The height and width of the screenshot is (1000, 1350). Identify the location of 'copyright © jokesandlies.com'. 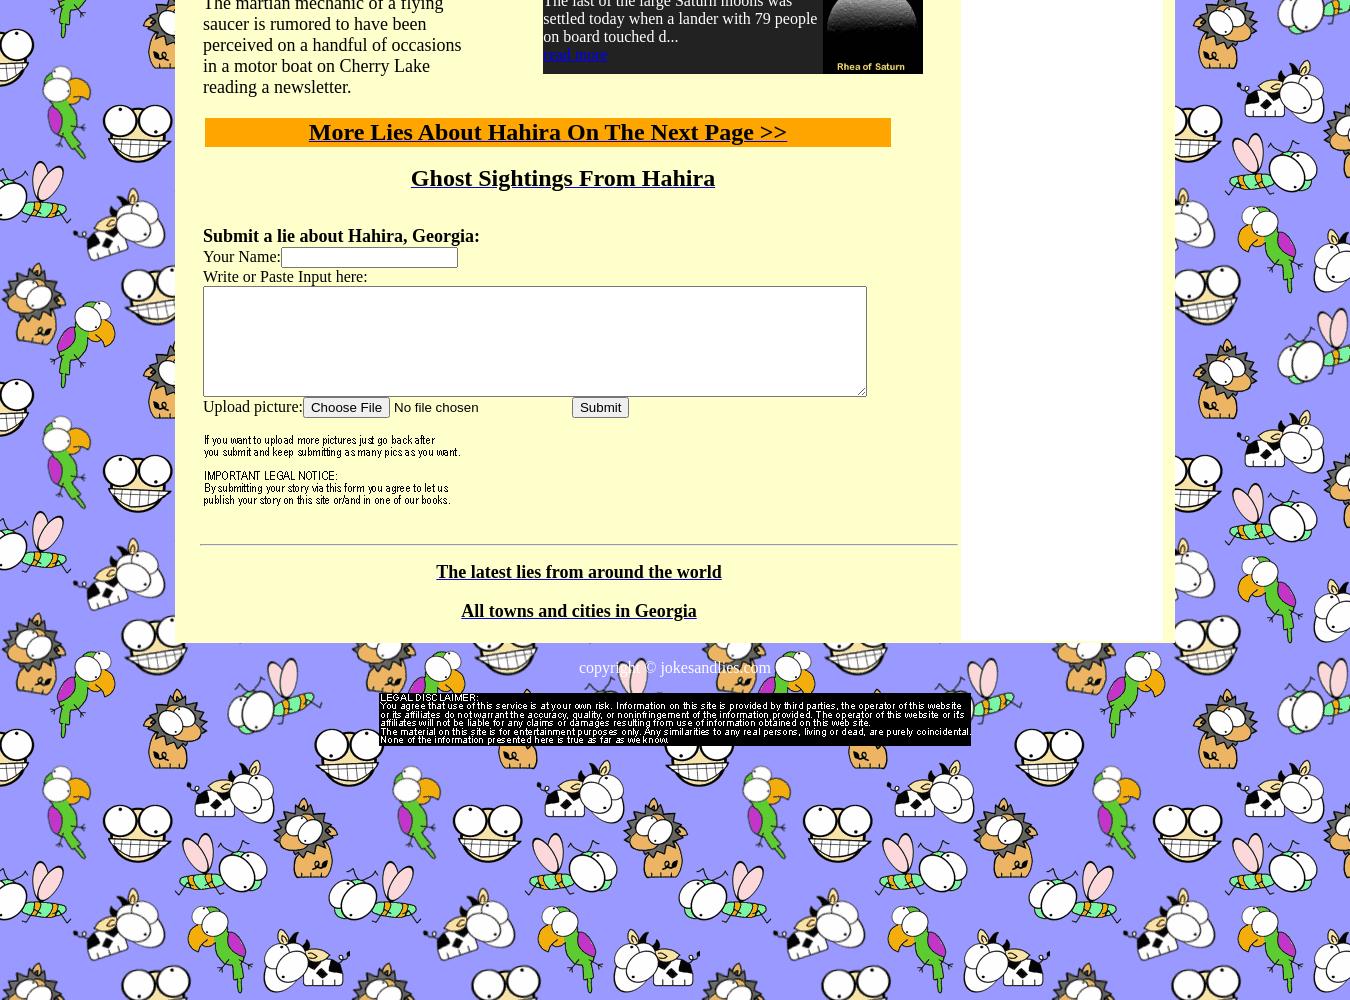
(674, 667).